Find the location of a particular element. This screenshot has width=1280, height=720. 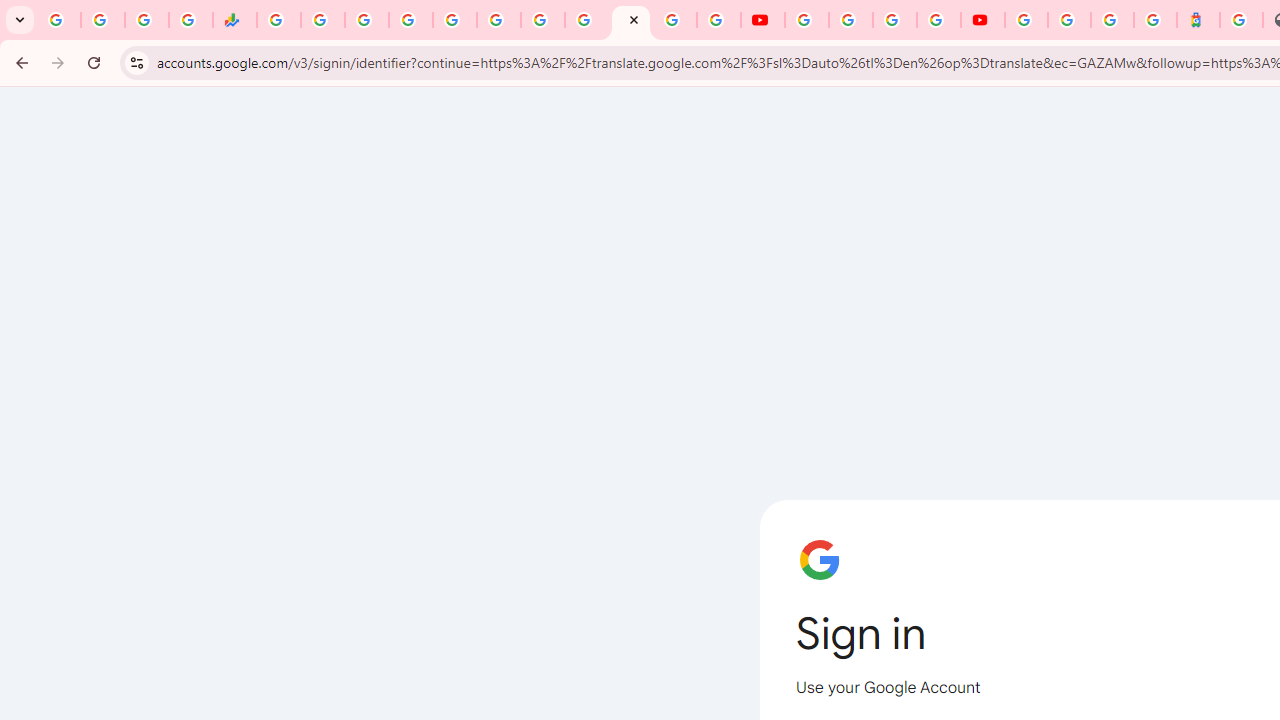

'Sign in - Google Accounts' is located at coordinates (1026, 20).